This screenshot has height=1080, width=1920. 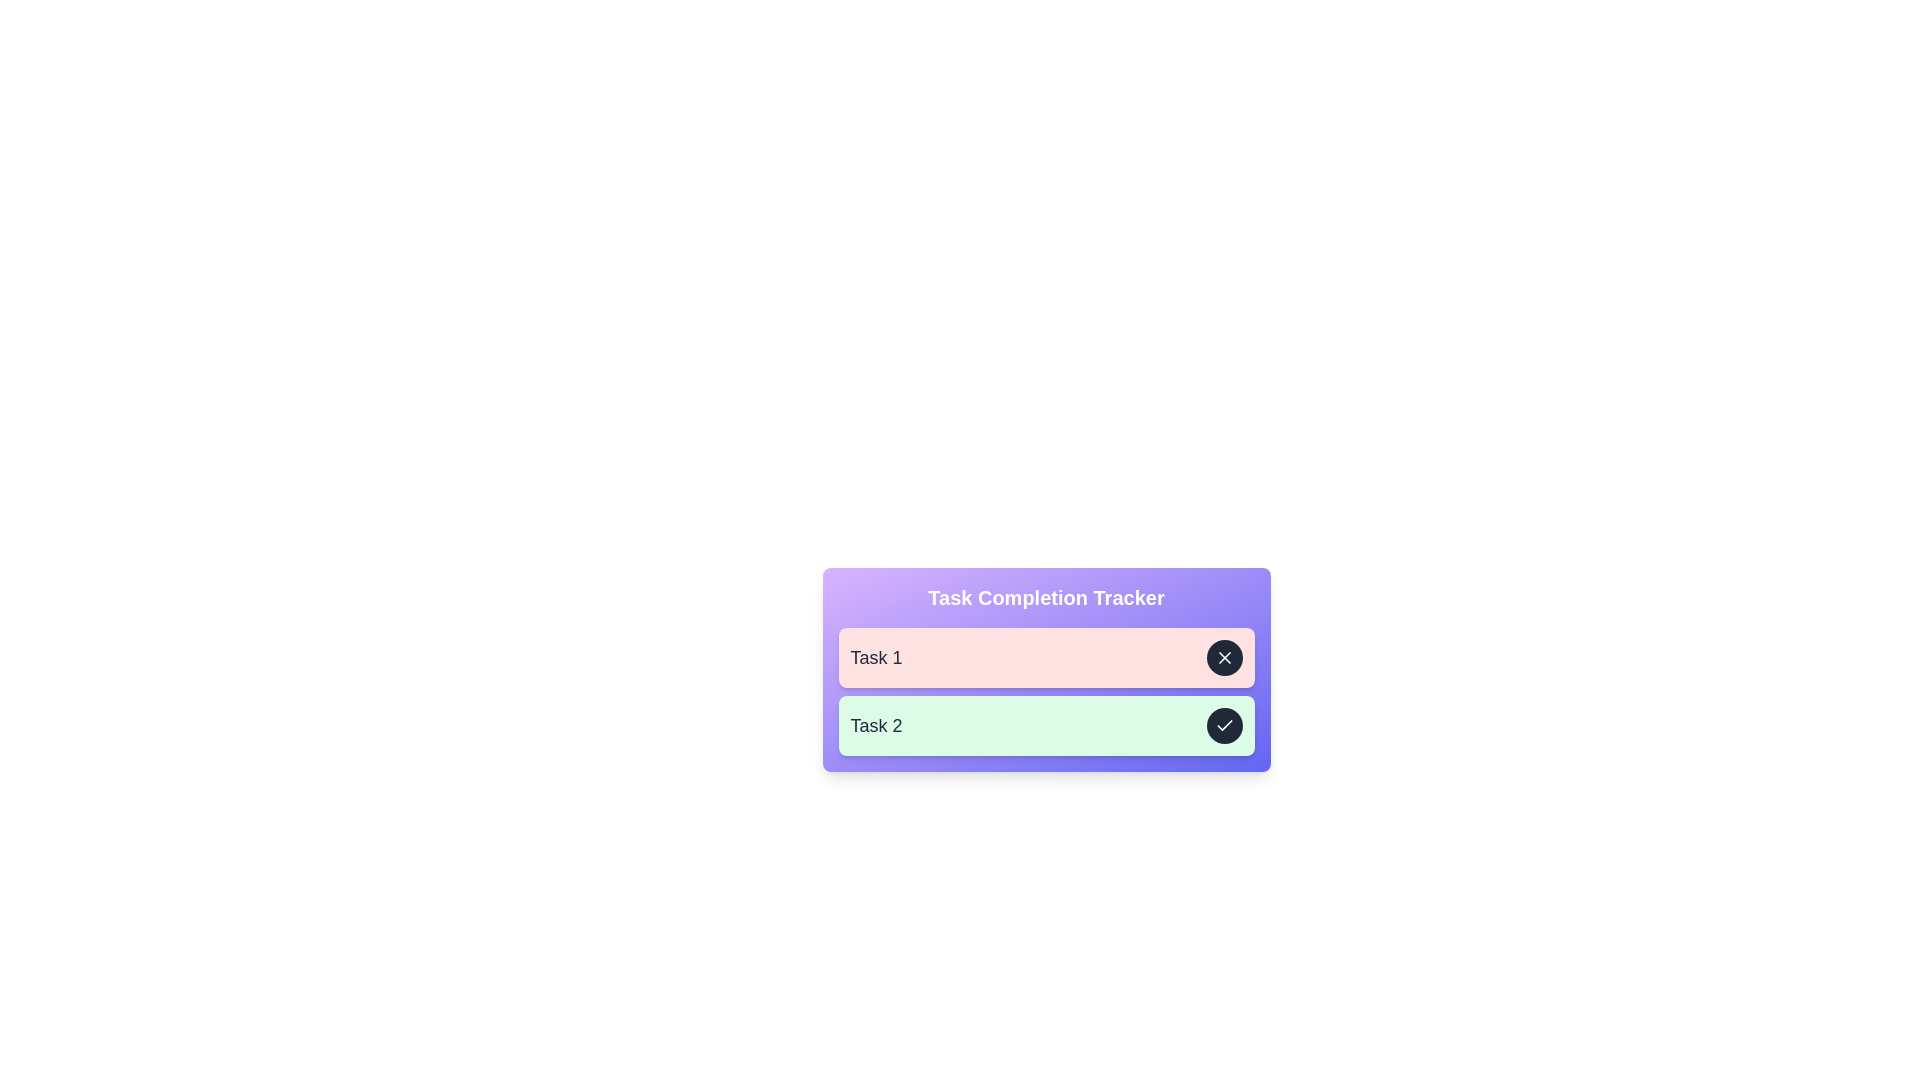 What do you see at coordinates (876, 658) in the screenshot?
I see `the leftmost text label in the task management system` at bounding box center [876, 658].